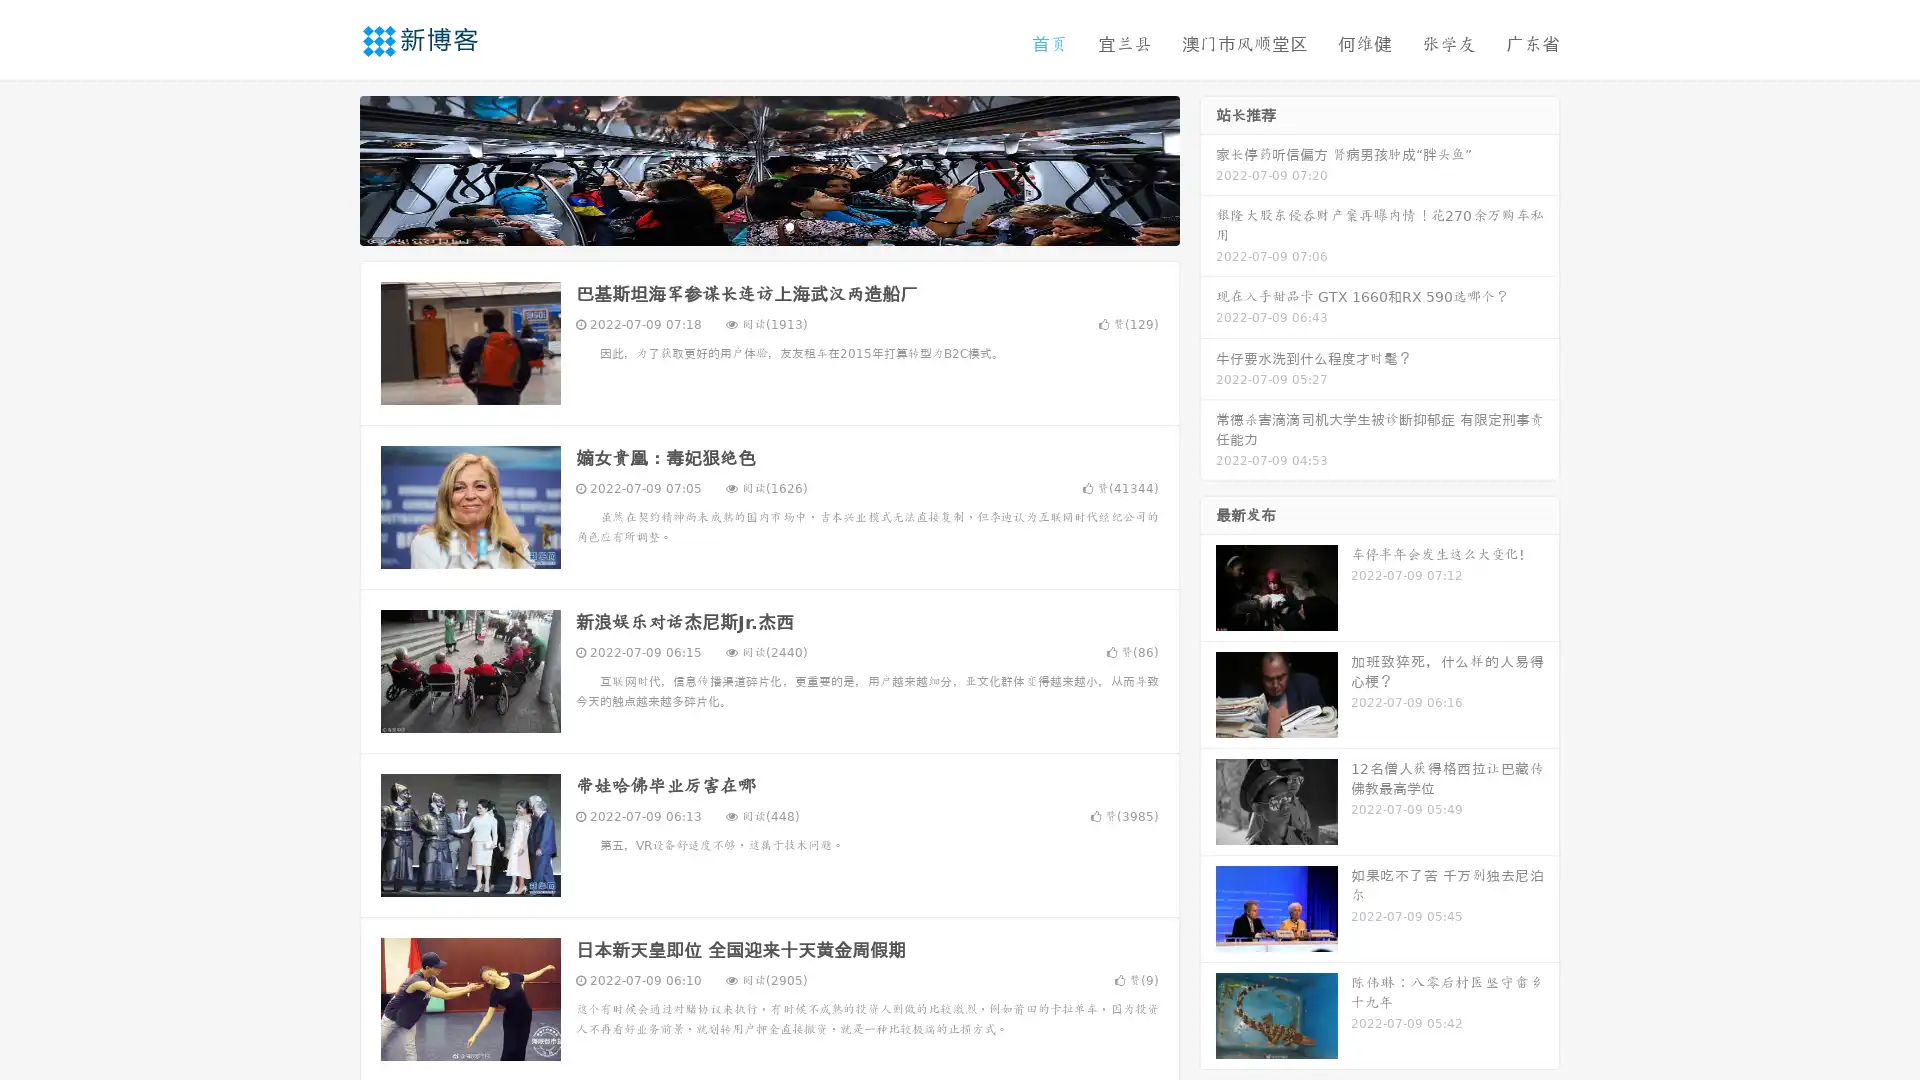  What do you see at coordinates (748, 225) in the screenshot?
I see `Go to slide 1` at bounding box center [748, 225].